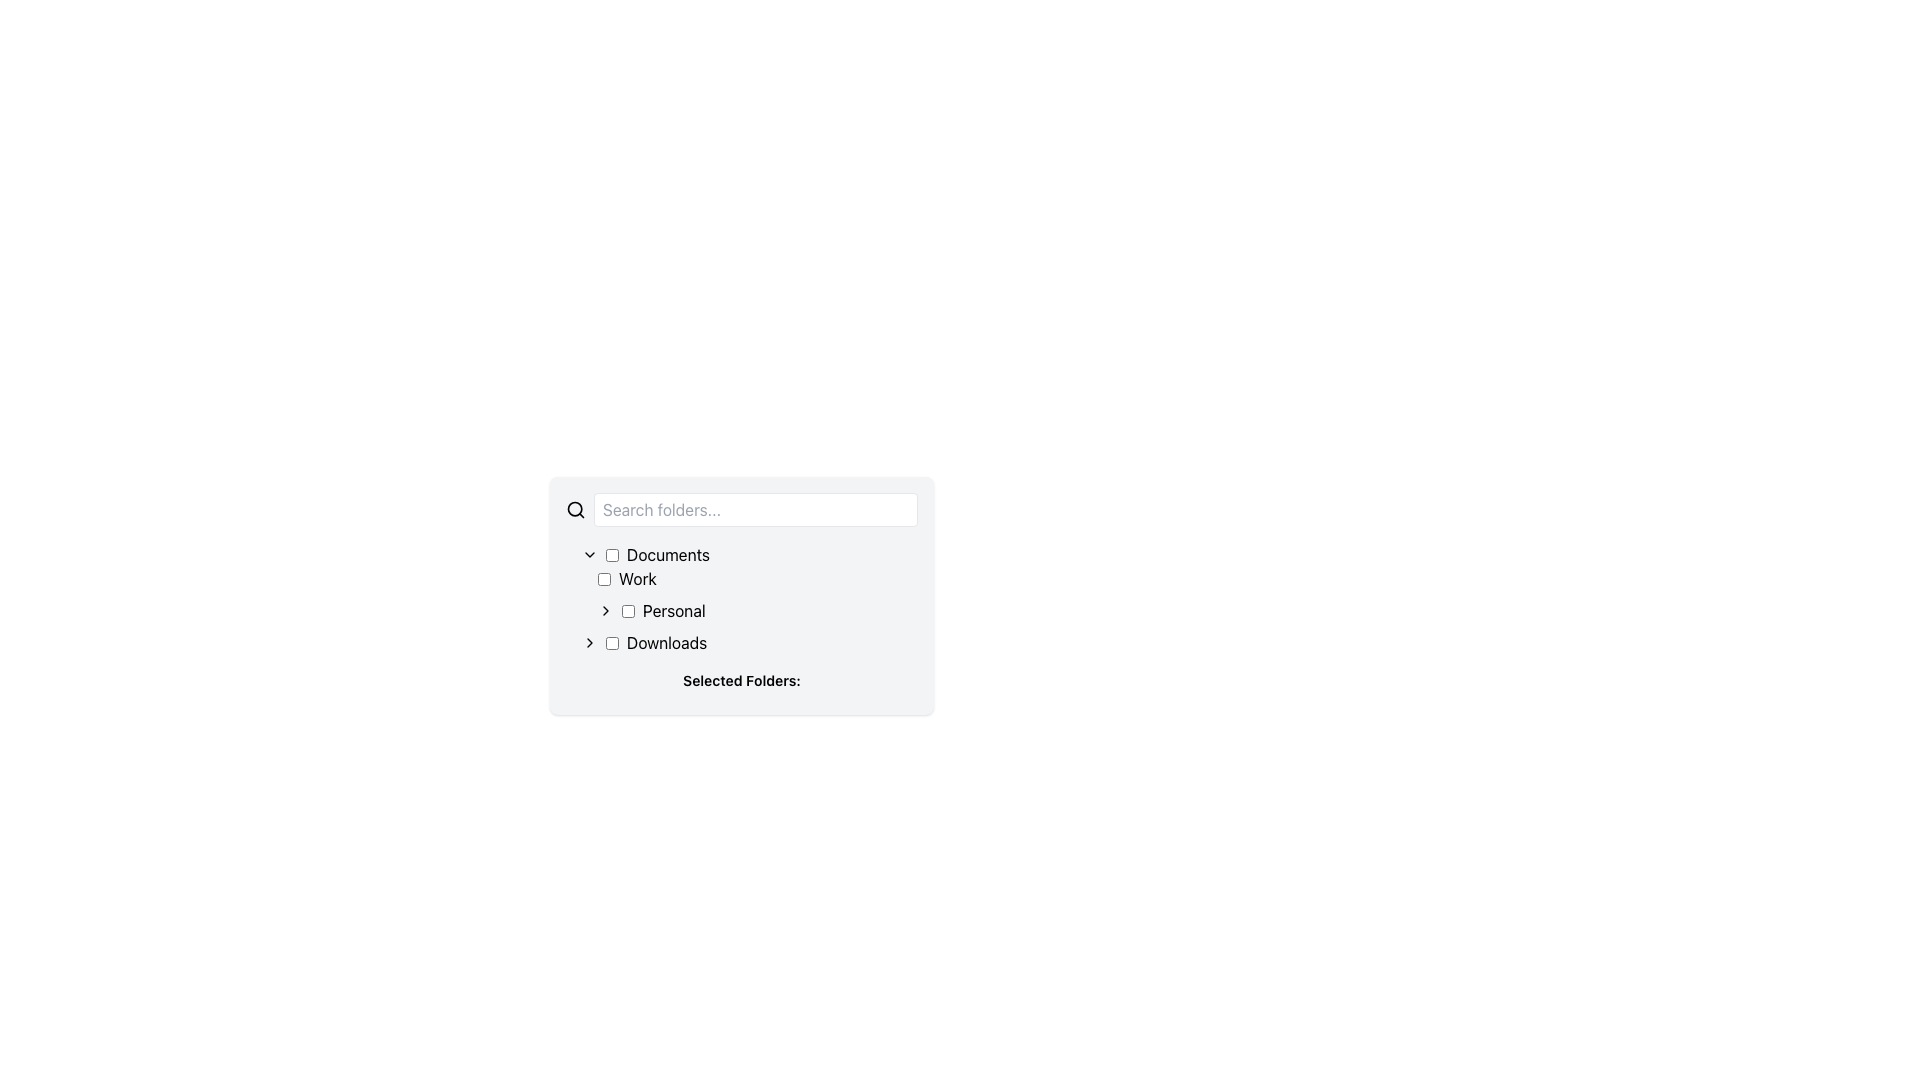  Describe the element at coordinates (627, 609) in the screenshot. I see `the checkbox located to the left of the 'Personal' label` at that location.